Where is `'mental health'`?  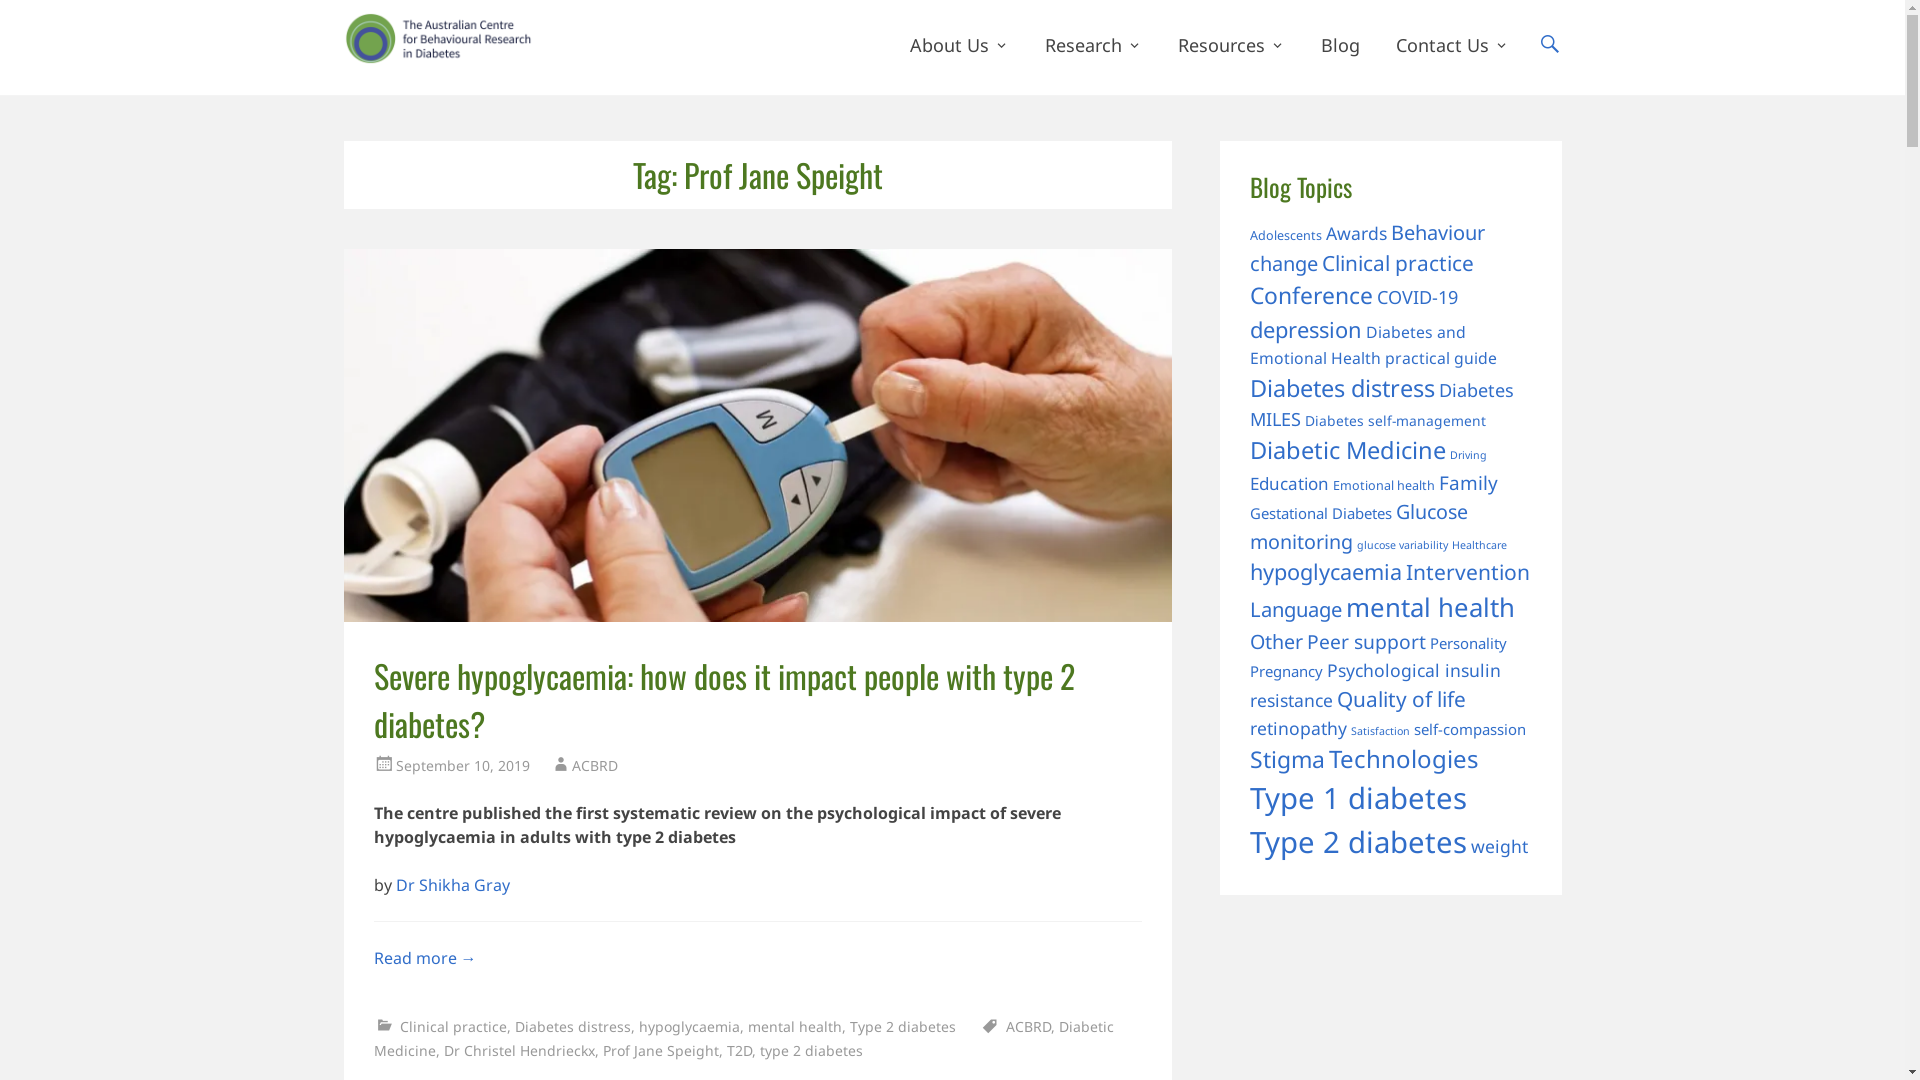
'mental health' is located at coordinates (1429, 606).